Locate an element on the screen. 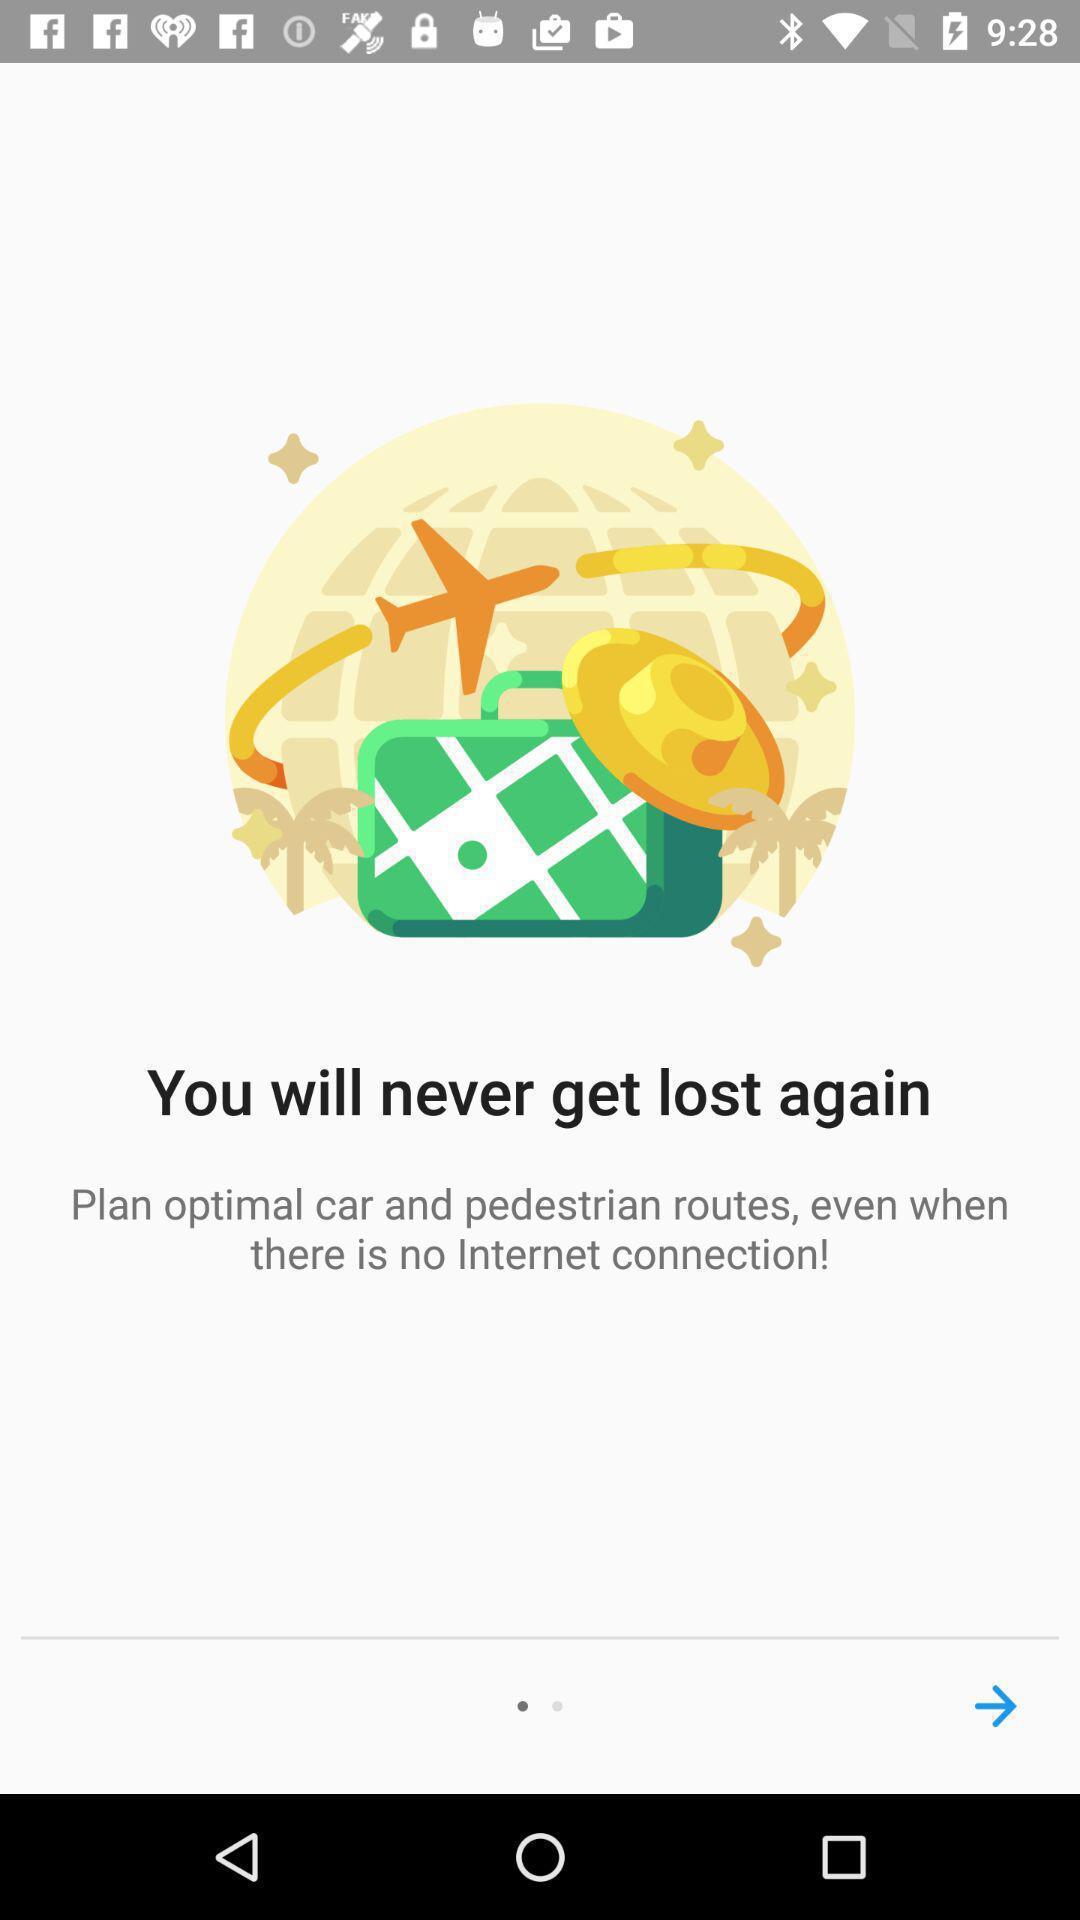 Image resolution: width=1080 pixels, height=1920 pixels. the icon at the bottom right corner is located at coordinates (995, 1705).